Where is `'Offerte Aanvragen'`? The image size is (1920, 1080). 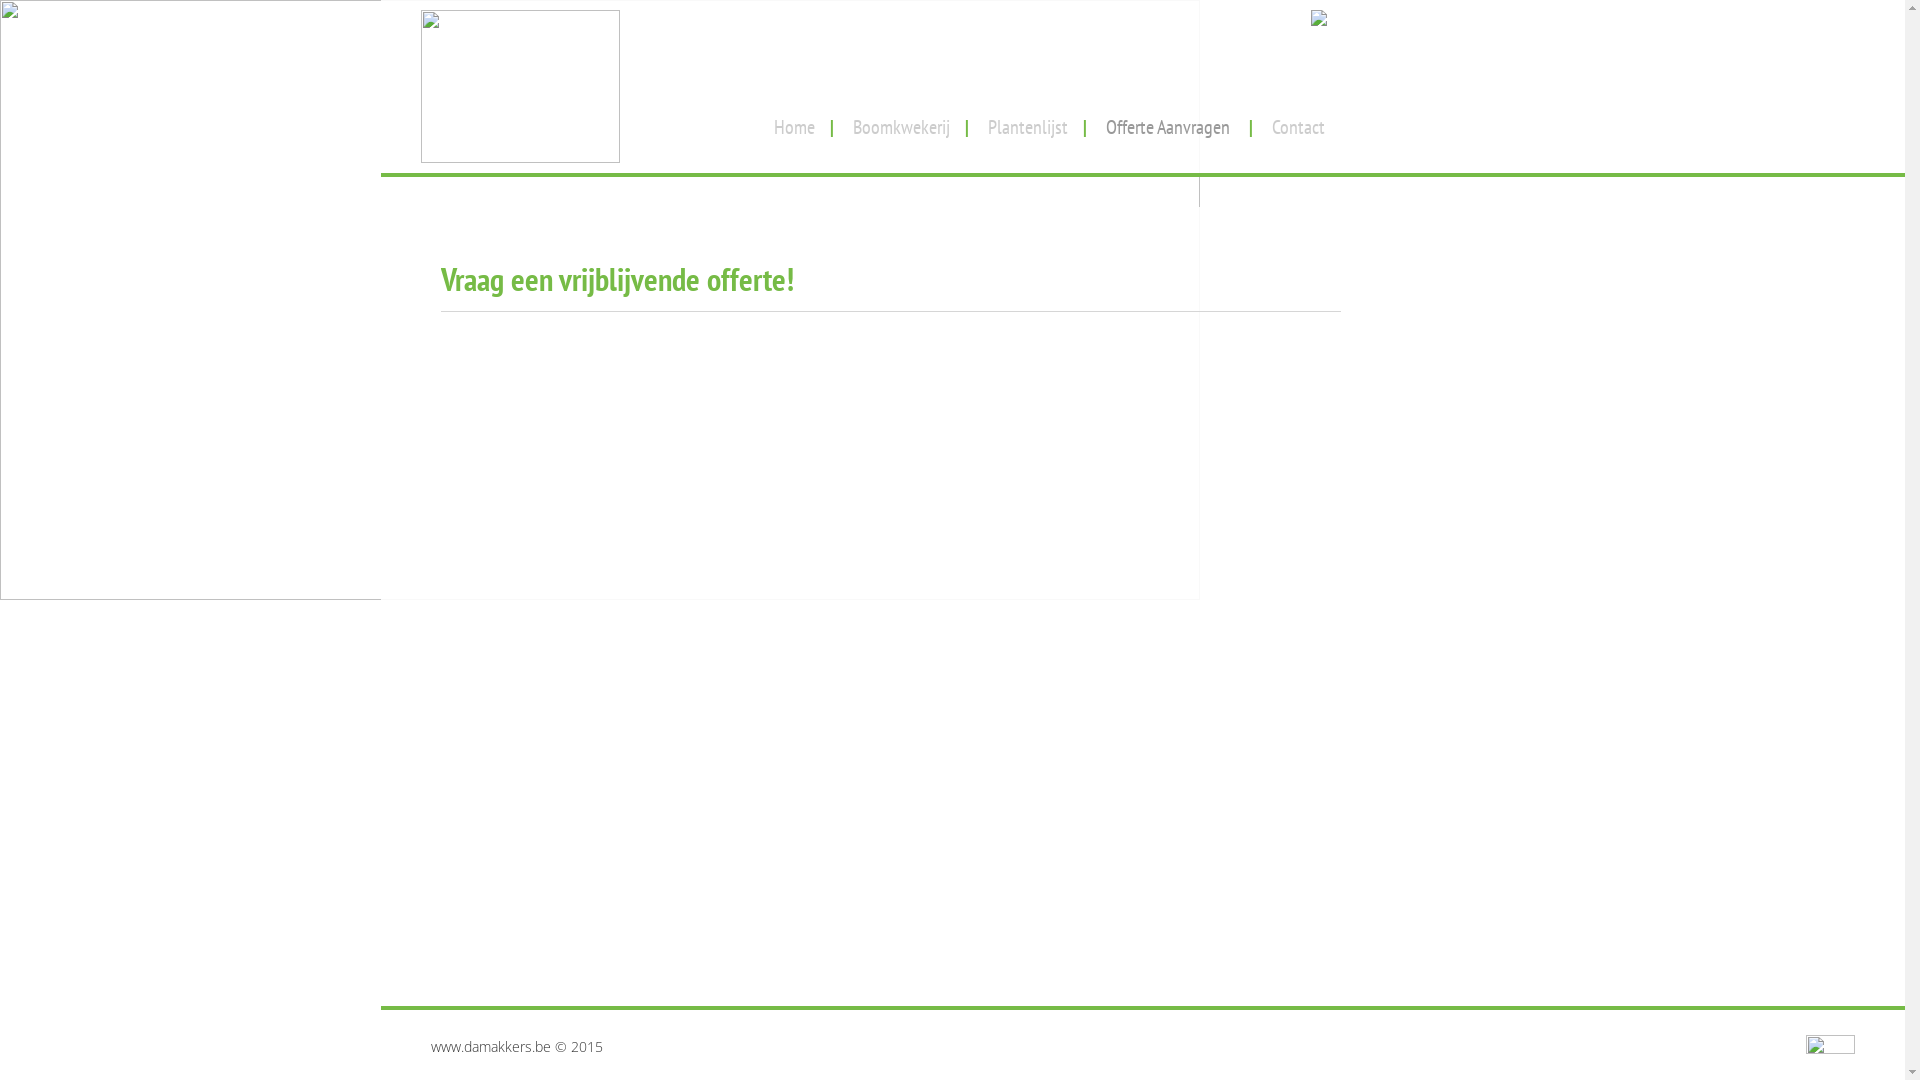
'Offerte Aanvragen' is located at coordinates (1089, 119).